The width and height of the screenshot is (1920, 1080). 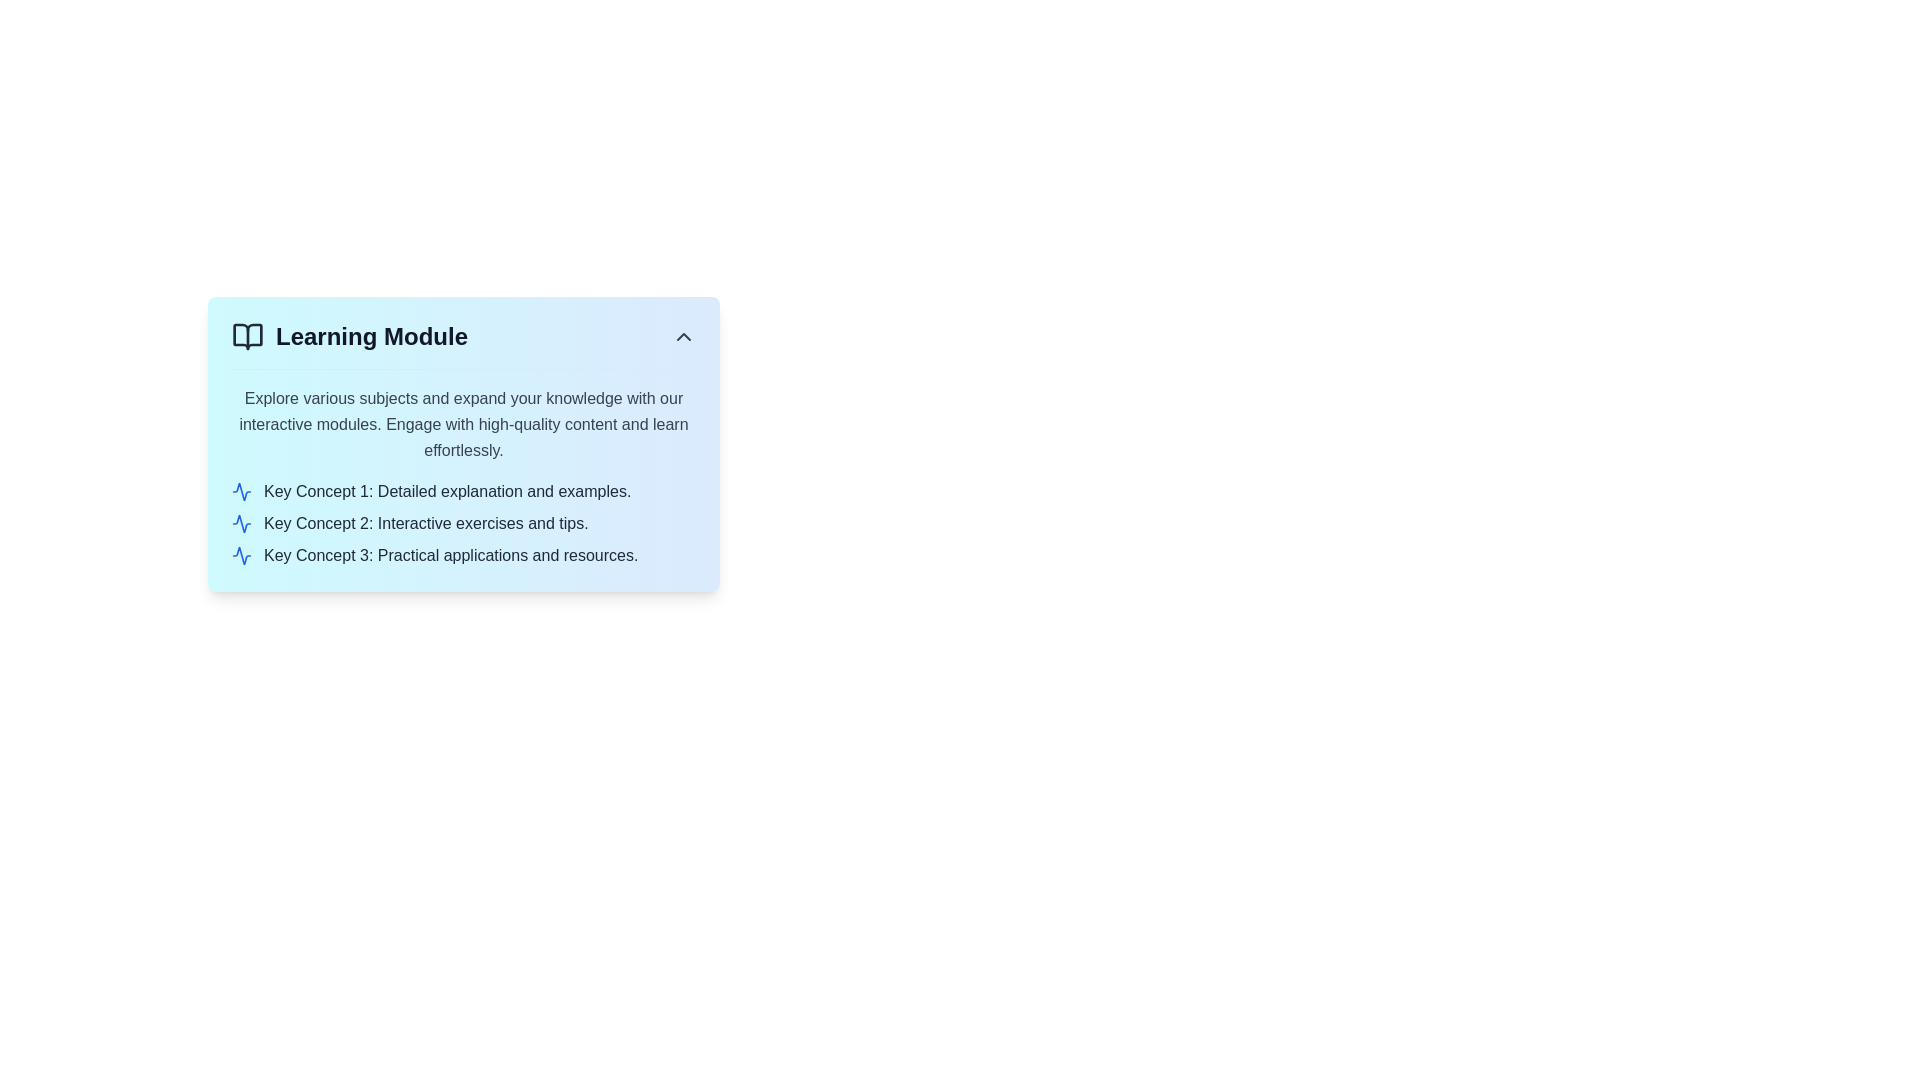 I want to click on the open book icon located, so click(x=247, y=335).